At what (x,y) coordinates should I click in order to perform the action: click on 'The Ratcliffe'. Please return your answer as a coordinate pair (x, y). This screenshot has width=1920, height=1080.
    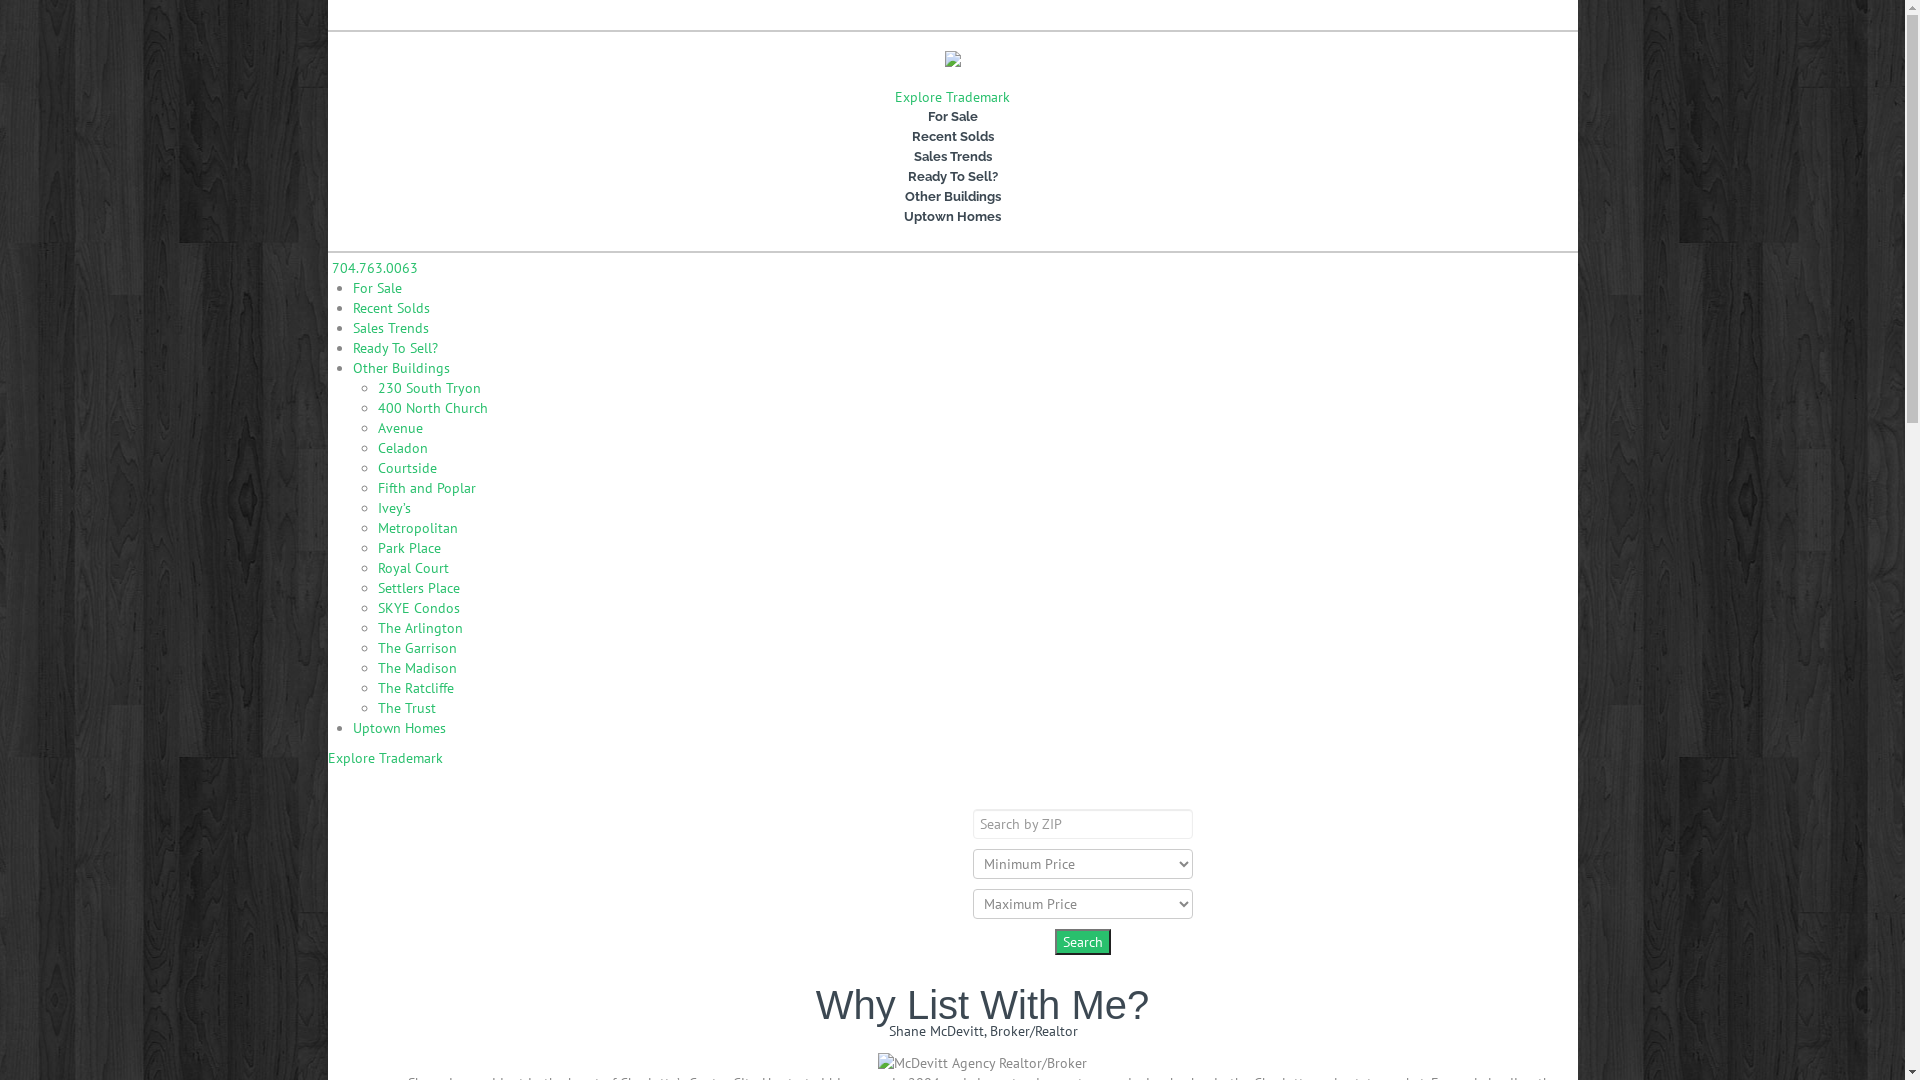
    Looking at the image, I should click on (415, 686).